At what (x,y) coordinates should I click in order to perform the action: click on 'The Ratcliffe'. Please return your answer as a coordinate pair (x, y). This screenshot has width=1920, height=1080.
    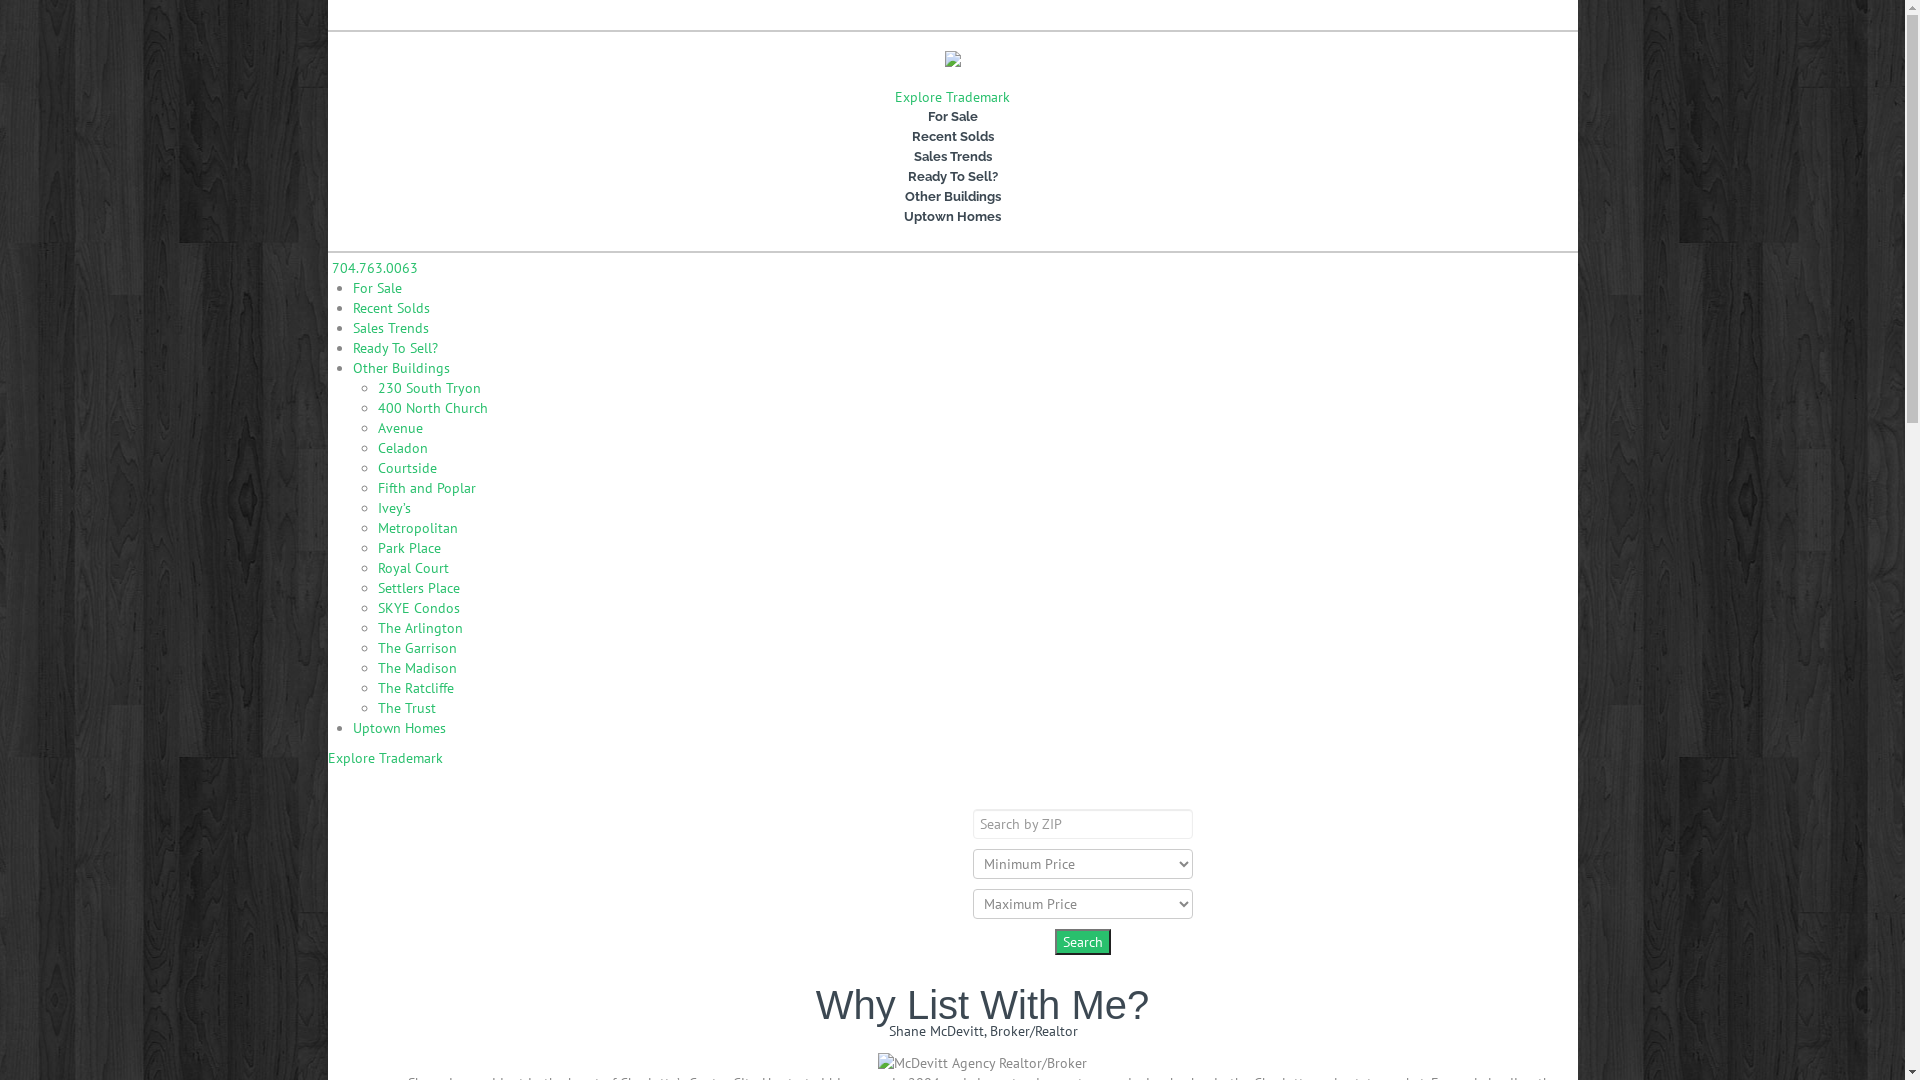
    Looking at the image, I should click on (415, 686).